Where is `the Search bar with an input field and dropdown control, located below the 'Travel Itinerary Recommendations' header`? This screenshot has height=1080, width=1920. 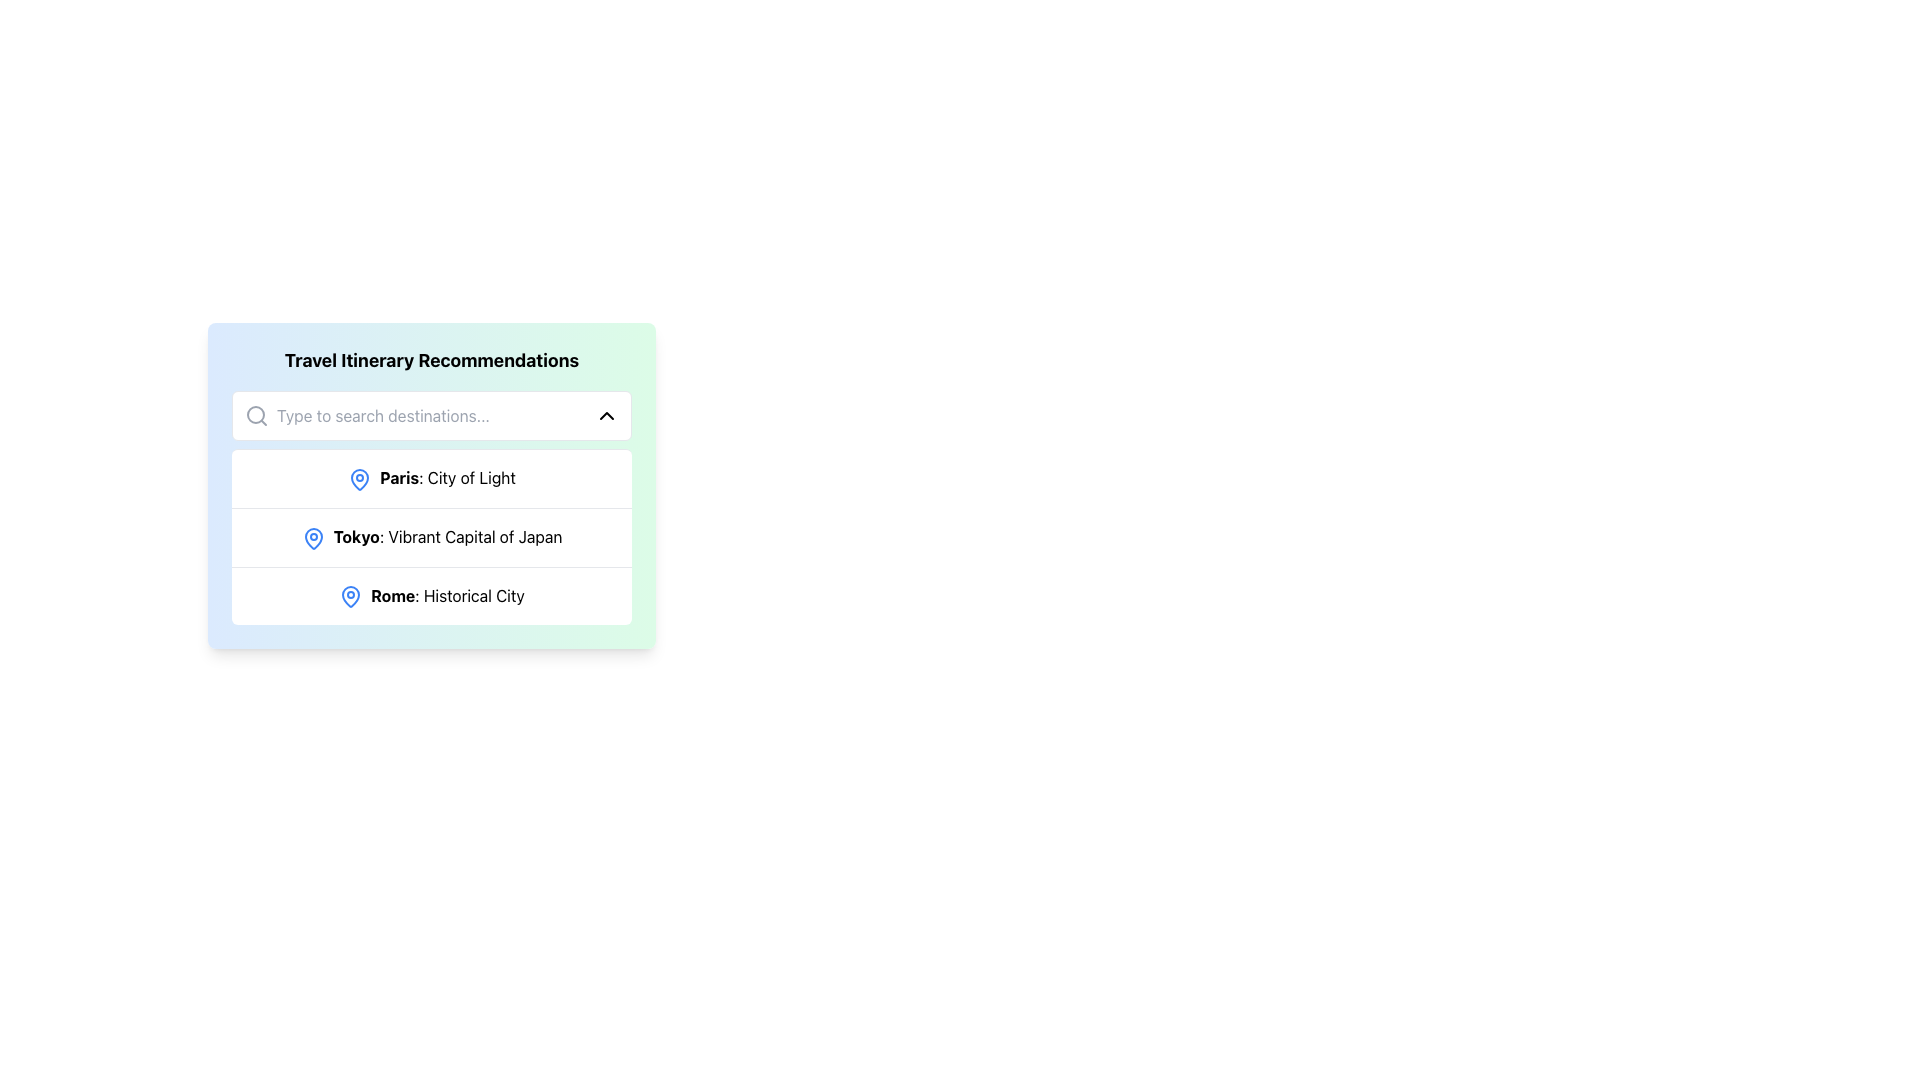
the Search bar with an input field and dropdown control, located below the 'Travel Itinerary Recommendations' header is located at coordinates (431, 415).